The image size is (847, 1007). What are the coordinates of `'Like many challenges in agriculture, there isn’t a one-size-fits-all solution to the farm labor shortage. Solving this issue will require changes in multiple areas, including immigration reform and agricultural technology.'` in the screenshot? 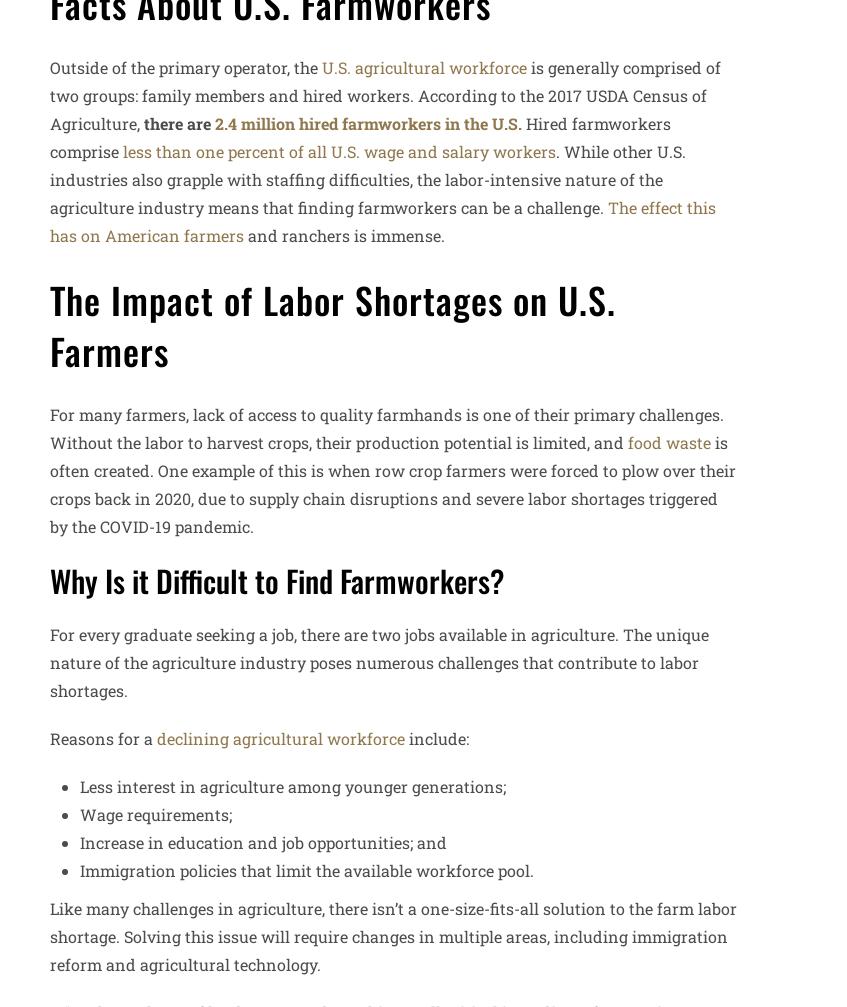 It's located at (48, 935).